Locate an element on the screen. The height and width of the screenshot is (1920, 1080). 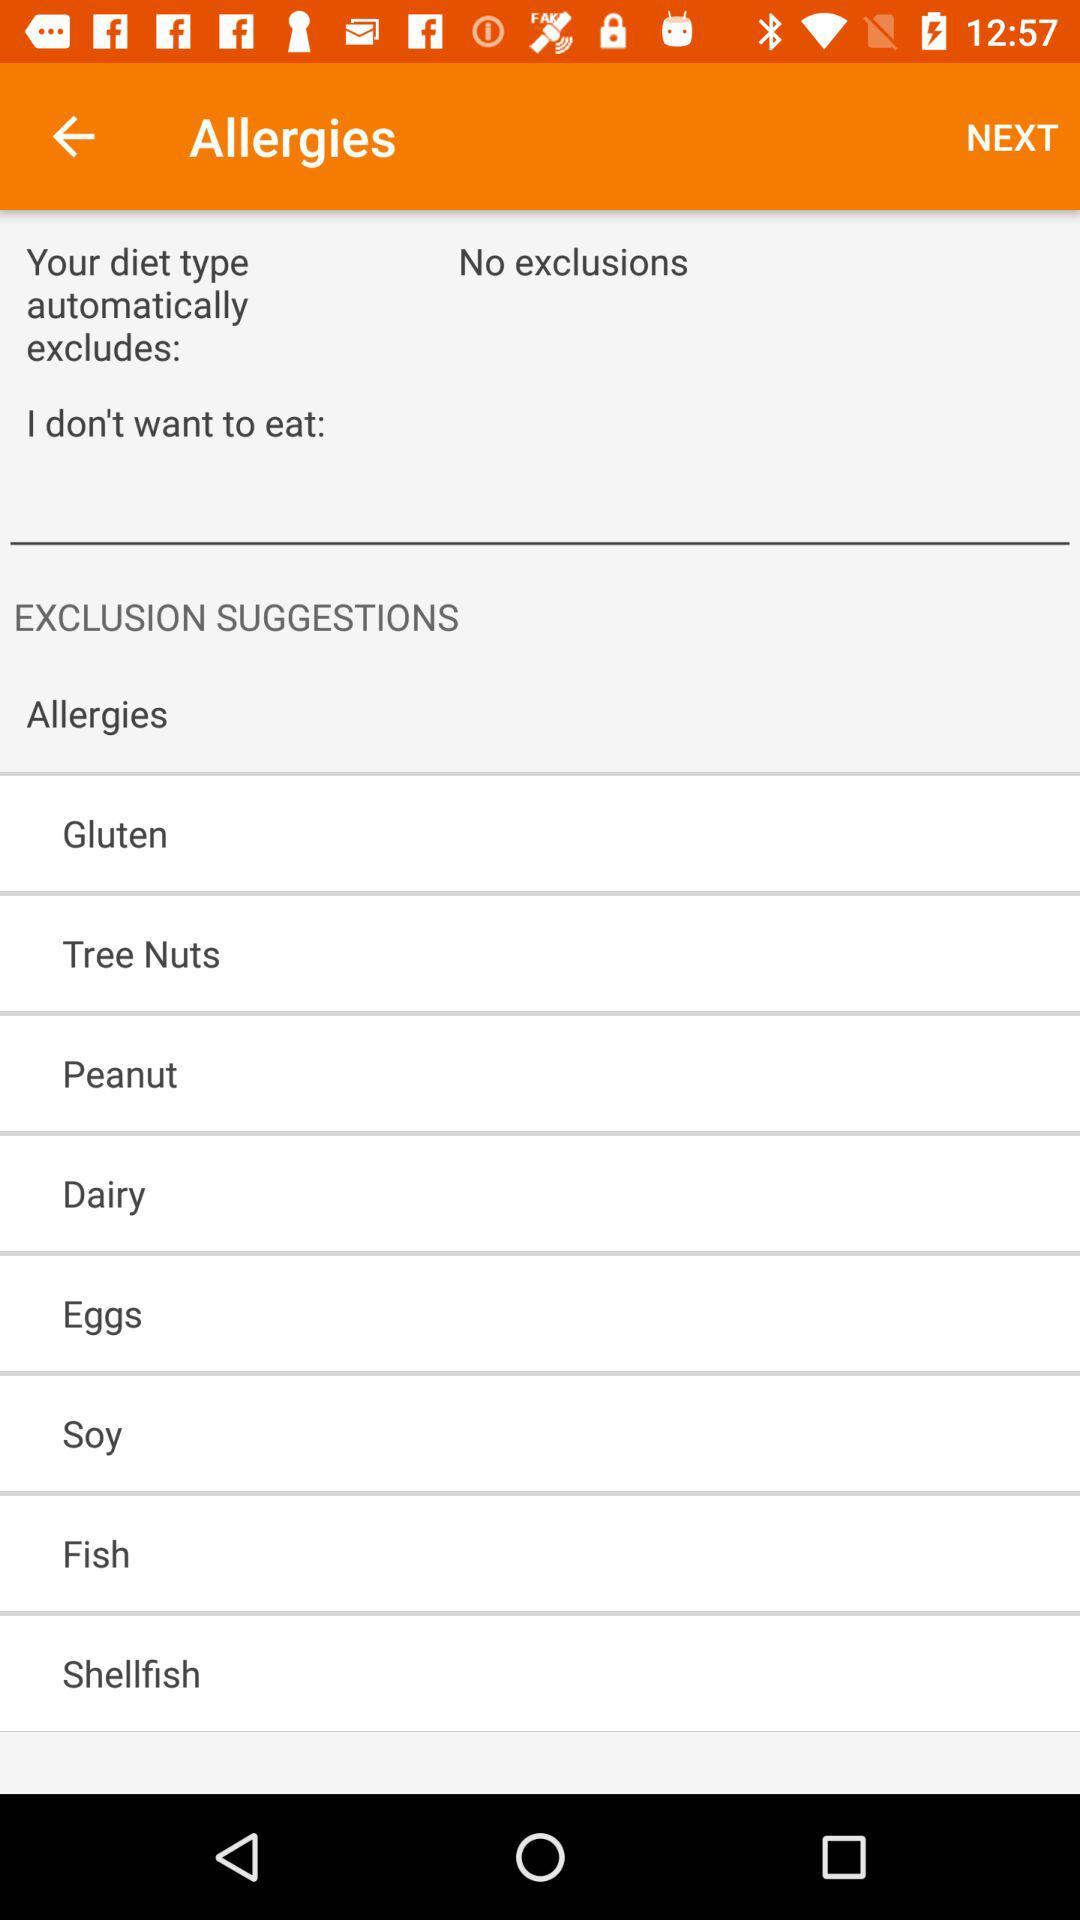
tree nuts is located at coordinates (482, 952).